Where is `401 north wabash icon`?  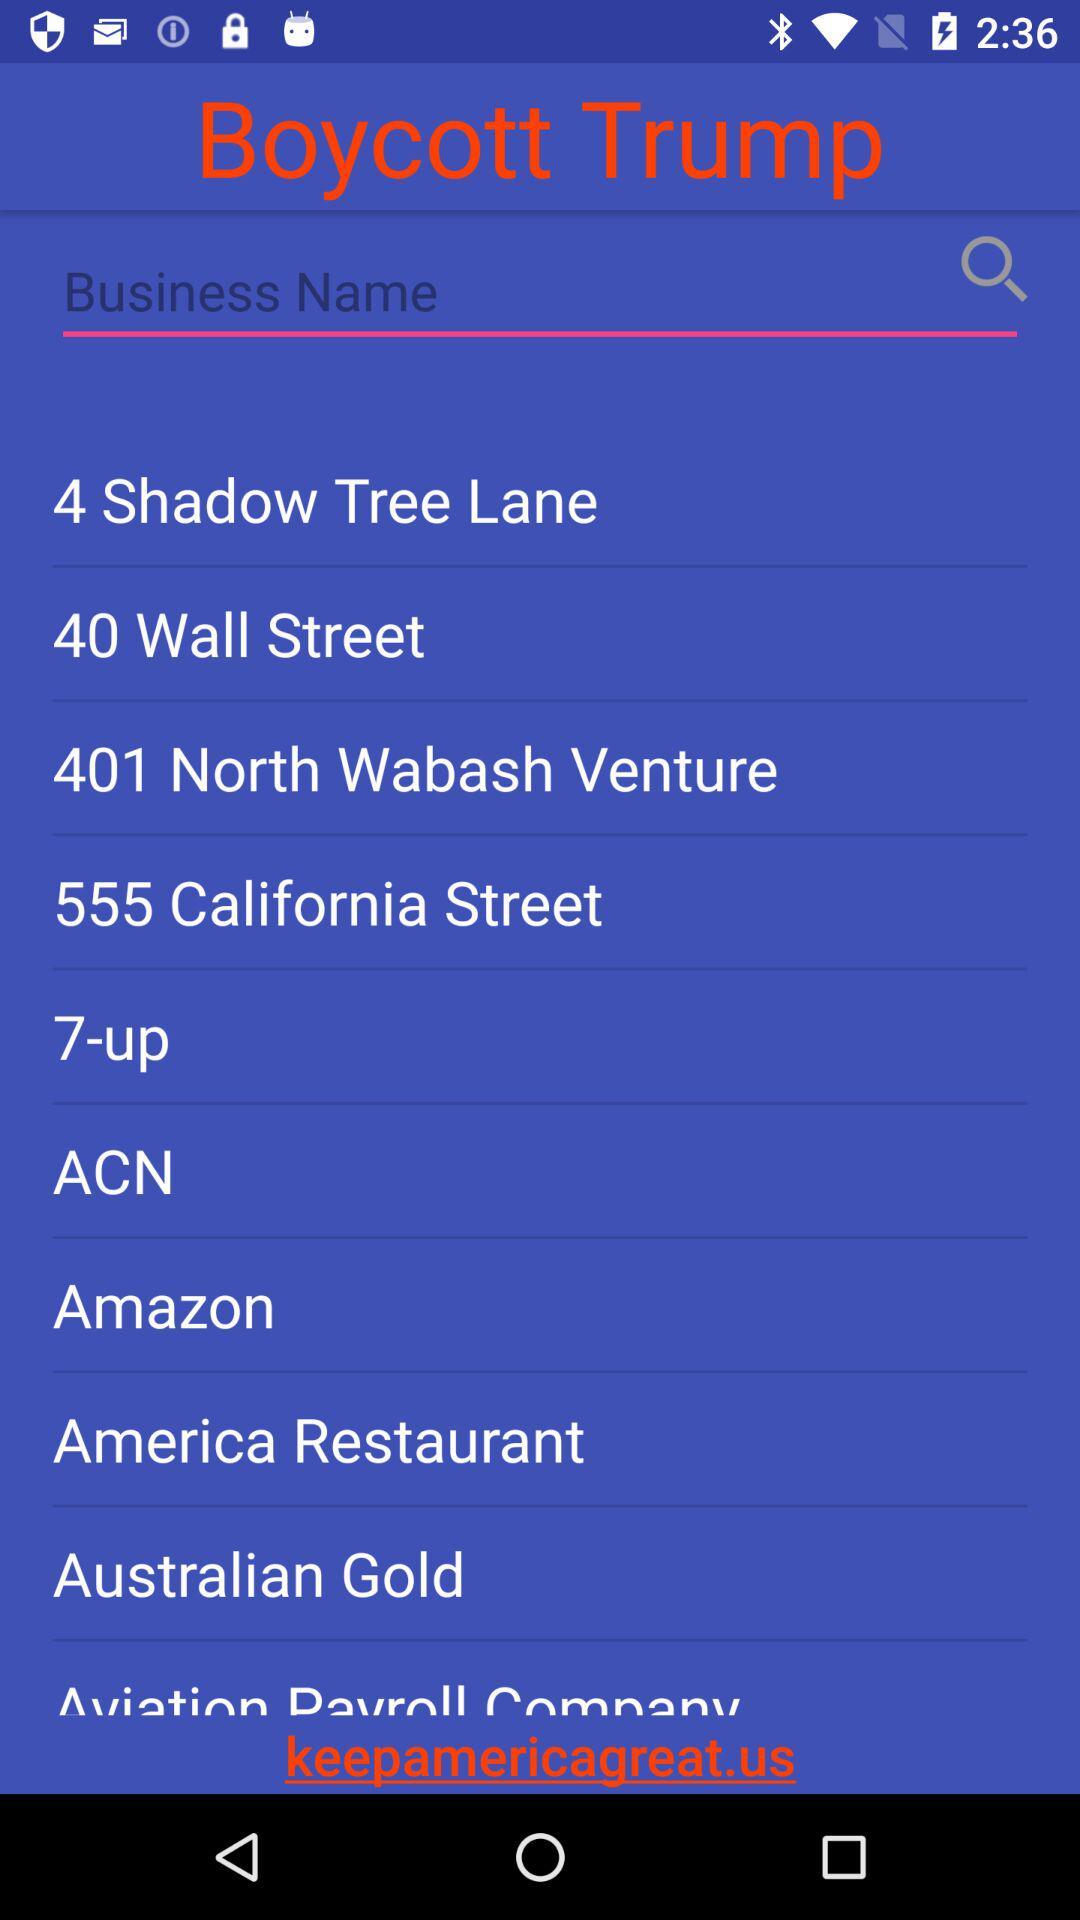 401 north wabash icon is located at coordinates (540, 766).